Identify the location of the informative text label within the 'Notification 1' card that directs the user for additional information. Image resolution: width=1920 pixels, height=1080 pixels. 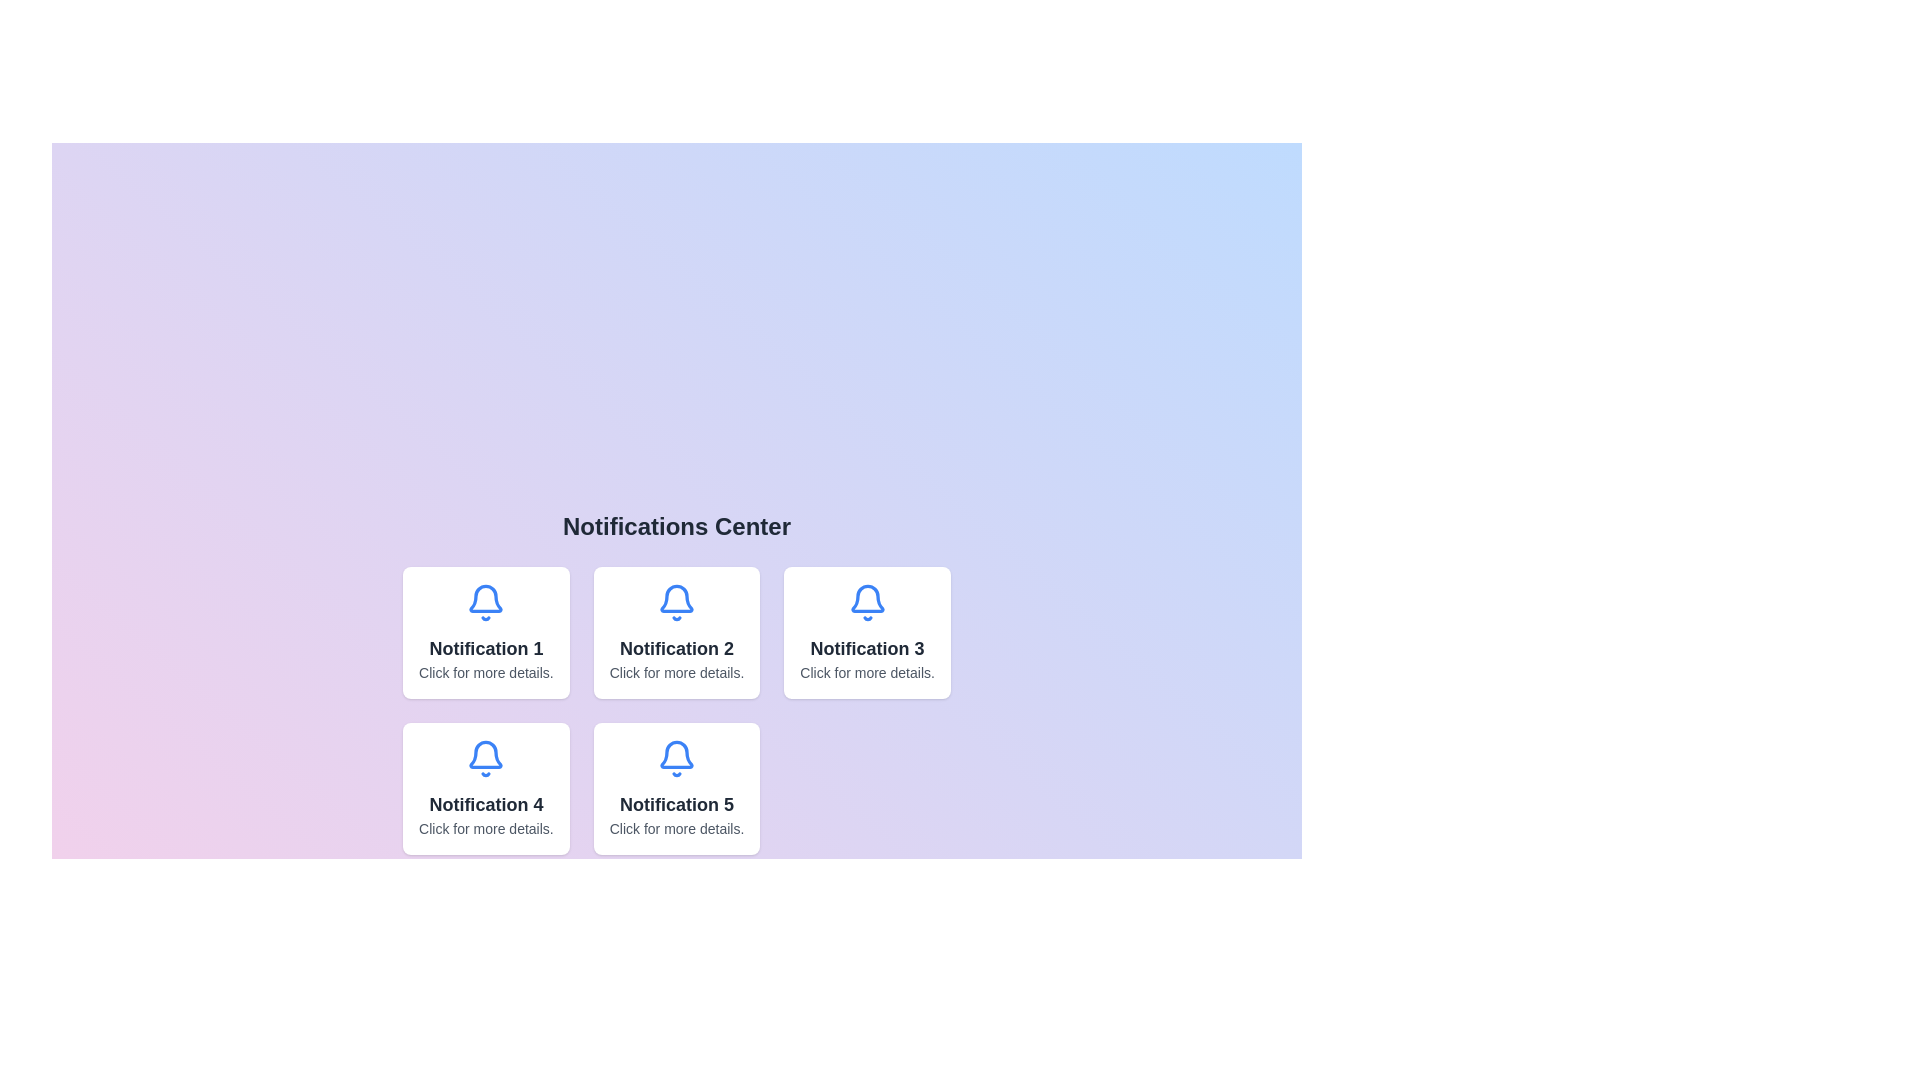
(486, 672).